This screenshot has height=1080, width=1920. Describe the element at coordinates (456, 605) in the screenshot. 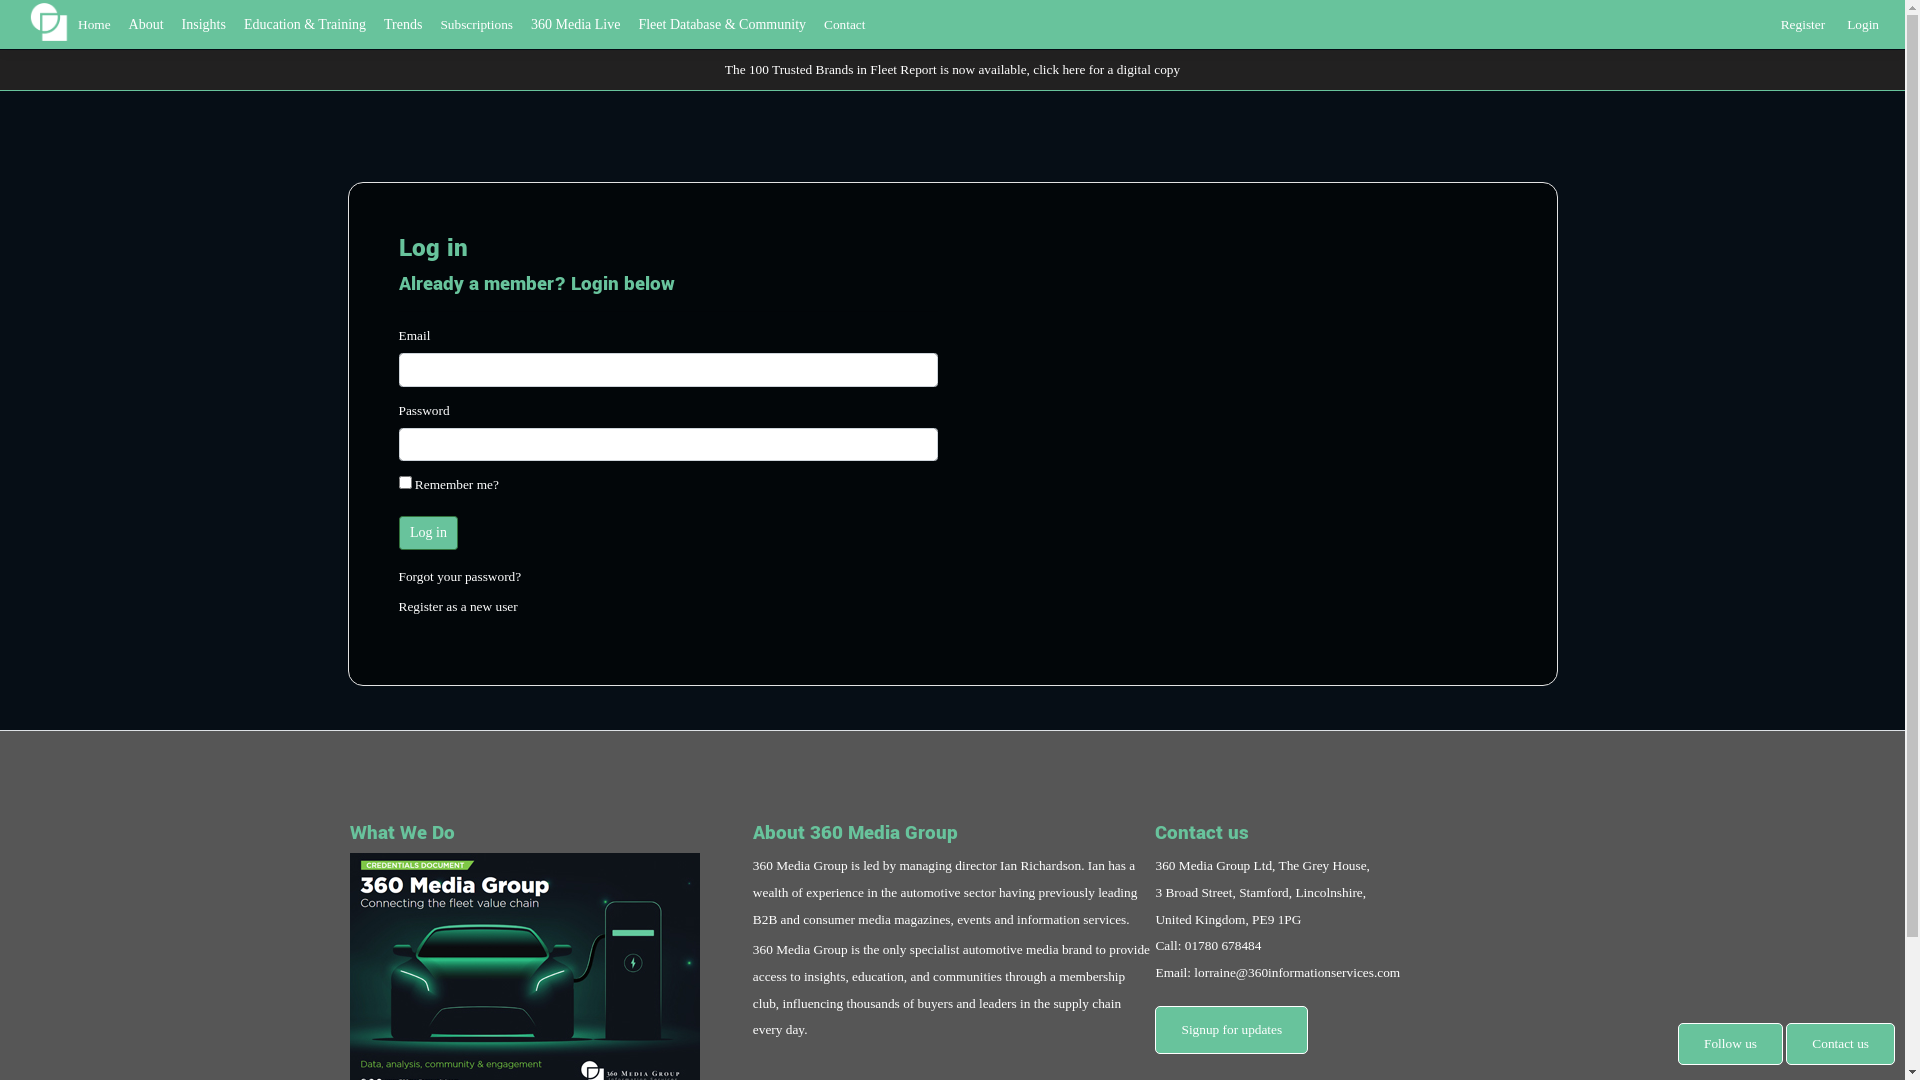

I see `'Register as a new user'` at that location.